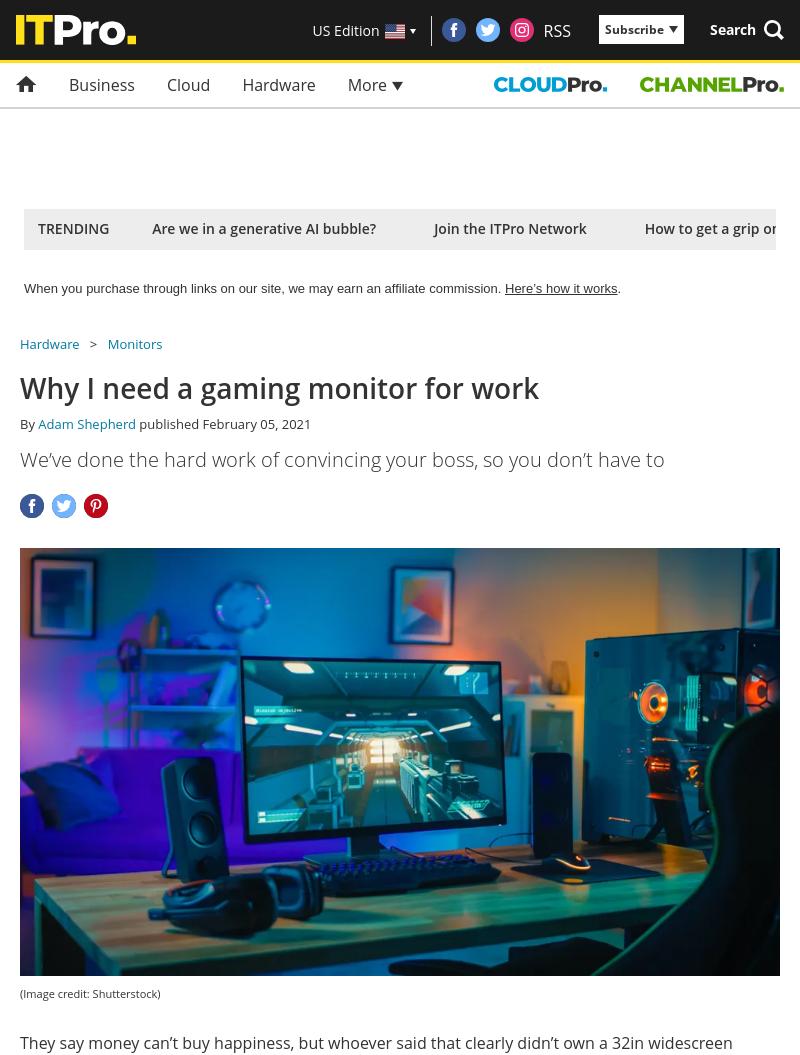 Image resolution: width=800 pixels, height=1055 pixels. I want to click on 'We’ve done the hard work of convincing your boss, so you don’t have to', so click(342, 458).